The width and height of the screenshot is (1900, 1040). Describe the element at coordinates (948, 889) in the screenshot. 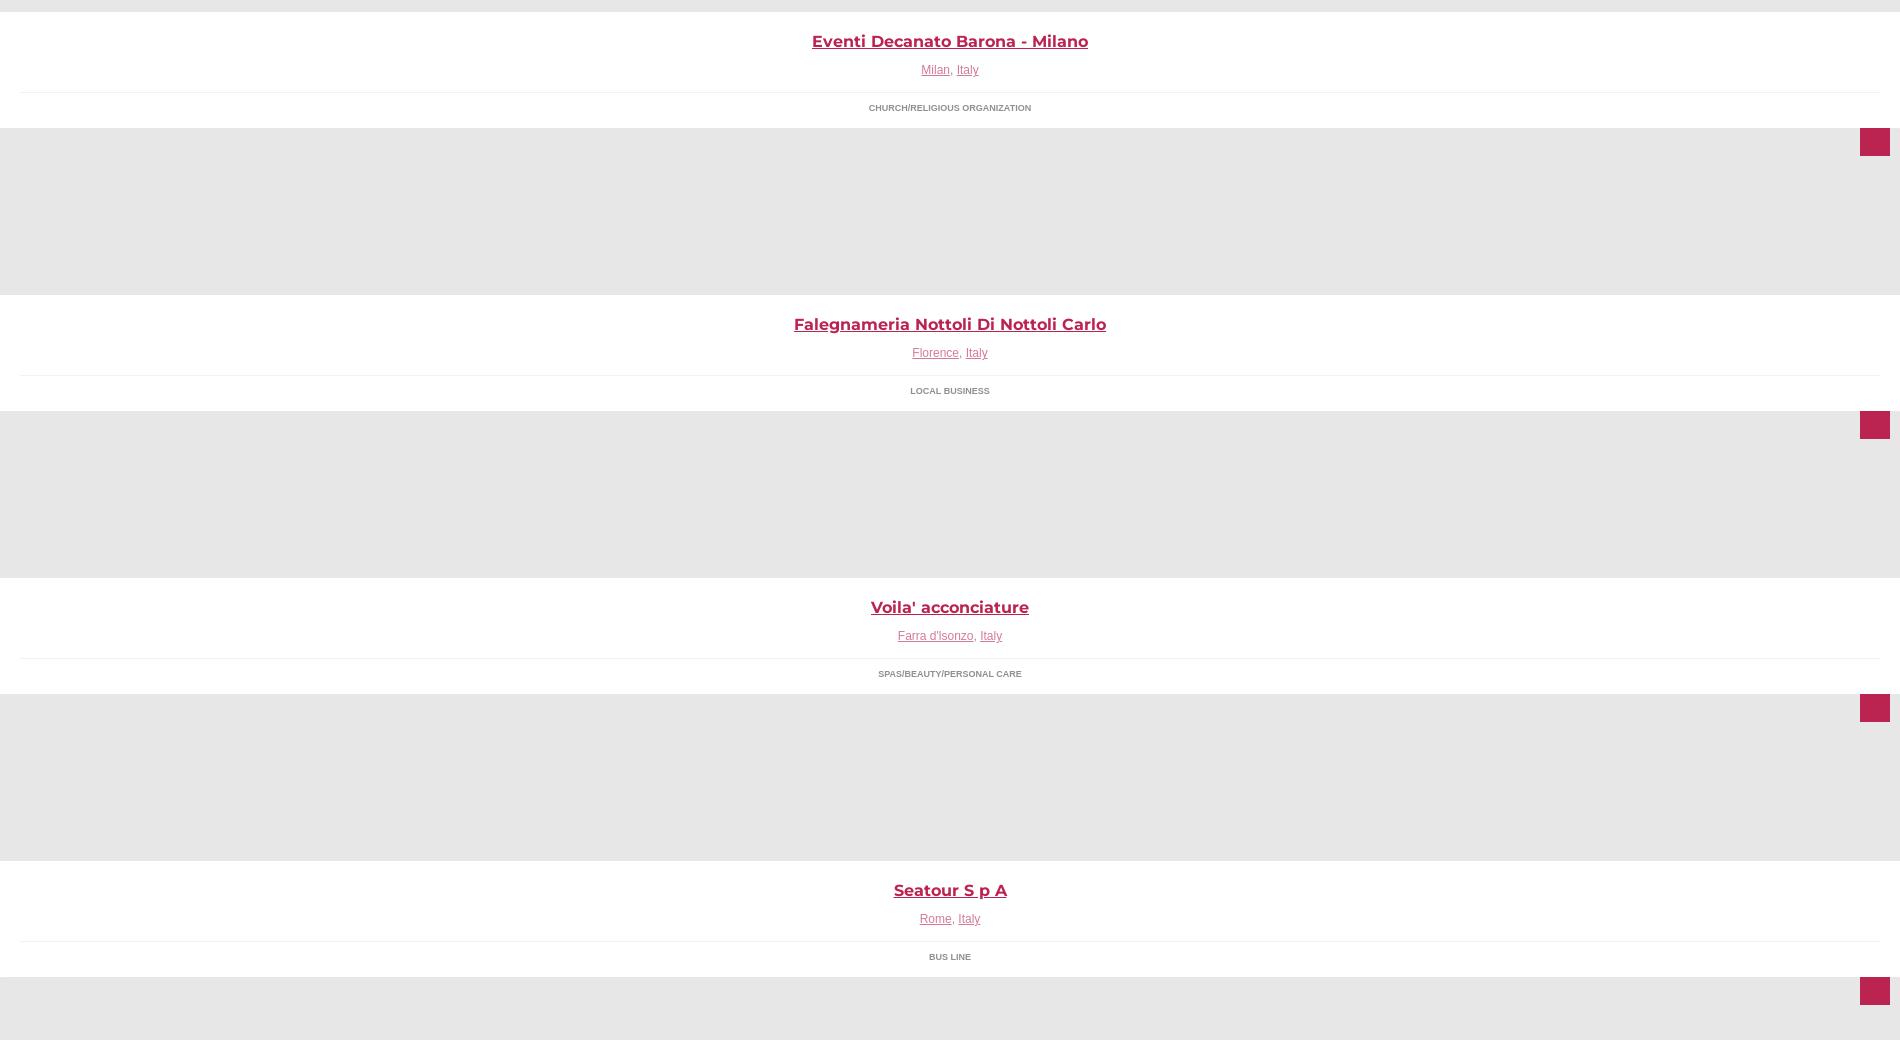

I see `'Seatour S p A'` at that location.